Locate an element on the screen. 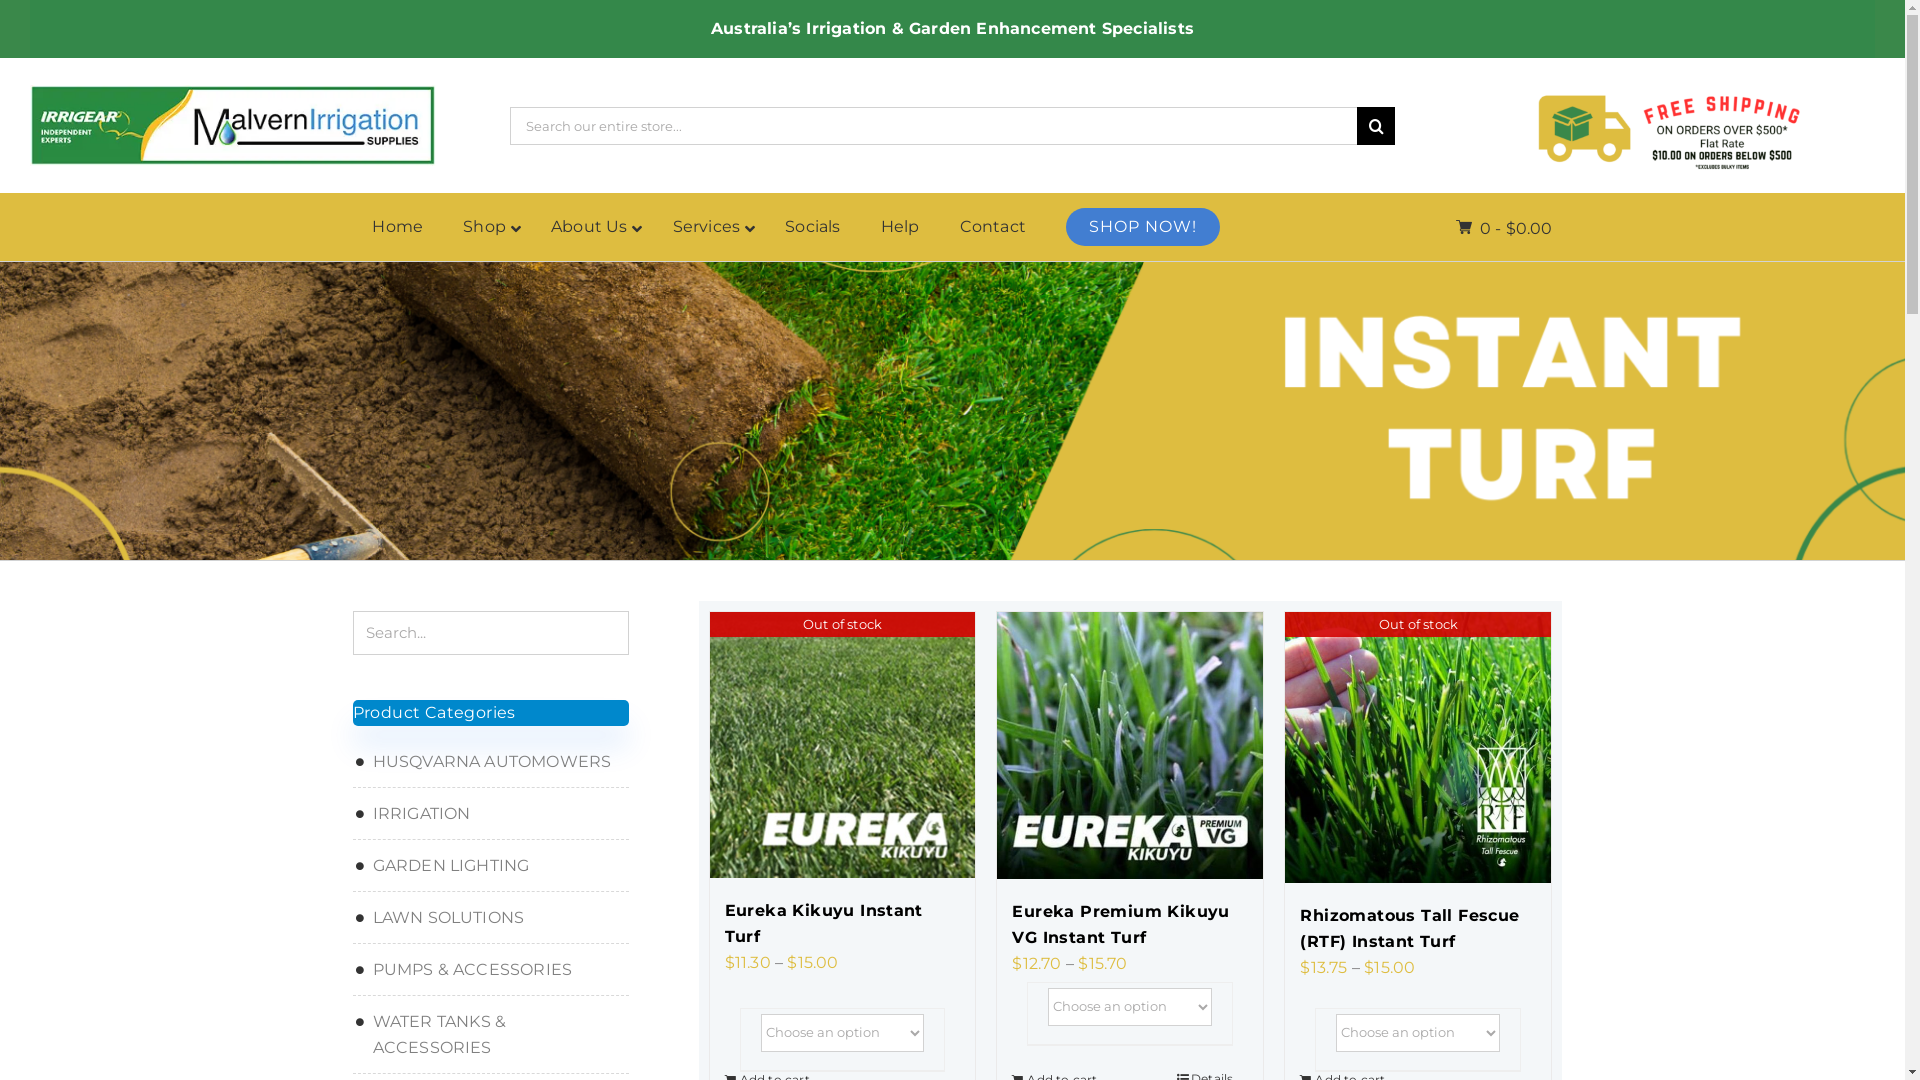  'Help' is located at coordinates (860, 226).